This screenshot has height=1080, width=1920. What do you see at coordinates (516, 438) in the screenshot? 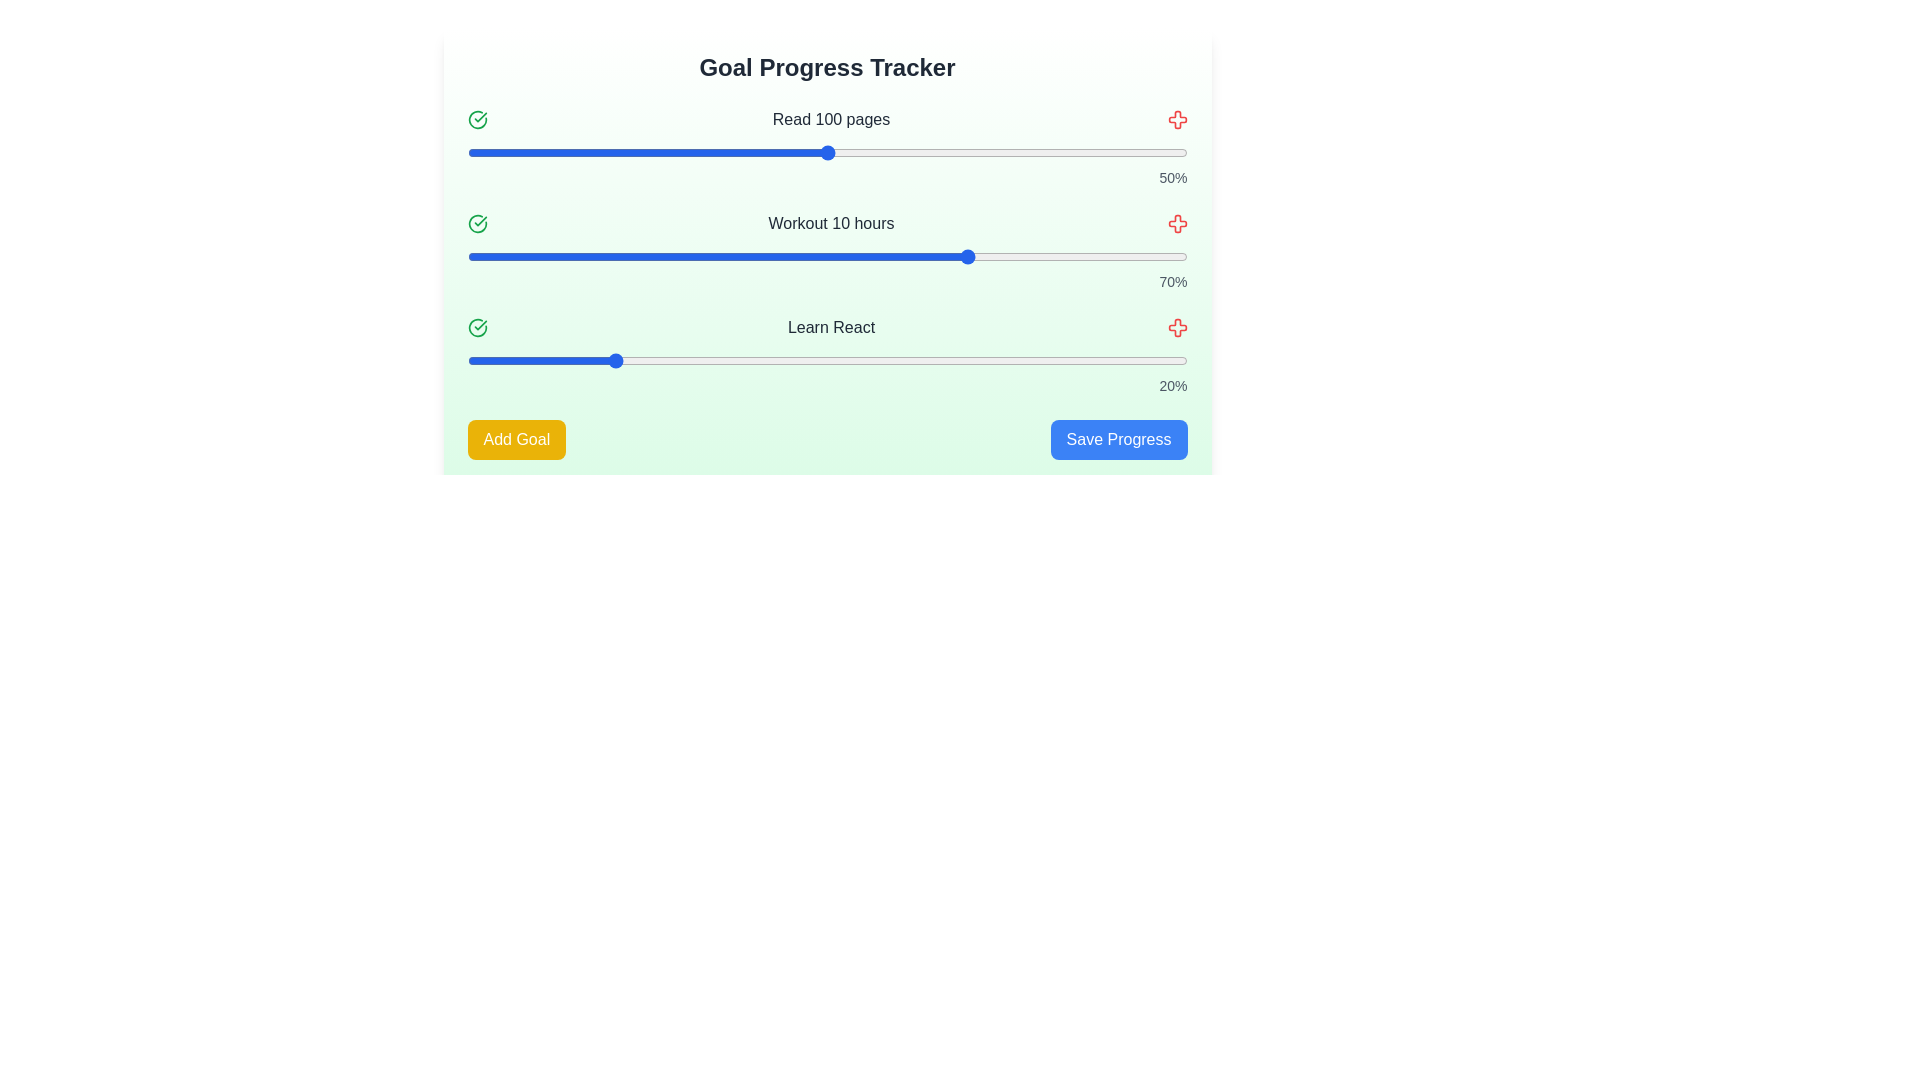
I see `the 'Add Goal' button` at bounding box center [516, 438].